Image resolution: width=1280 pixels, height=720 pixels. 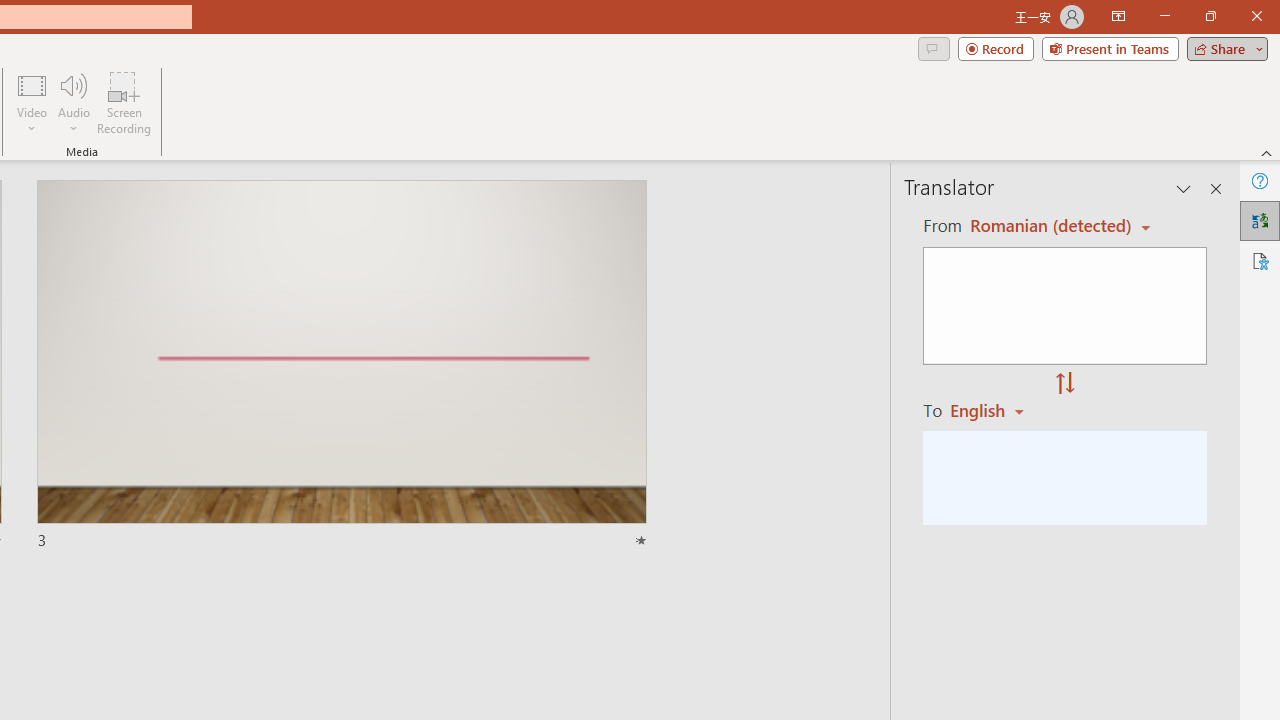 I want to click on 'Czech (detected)', so click(x=1046, y=225).